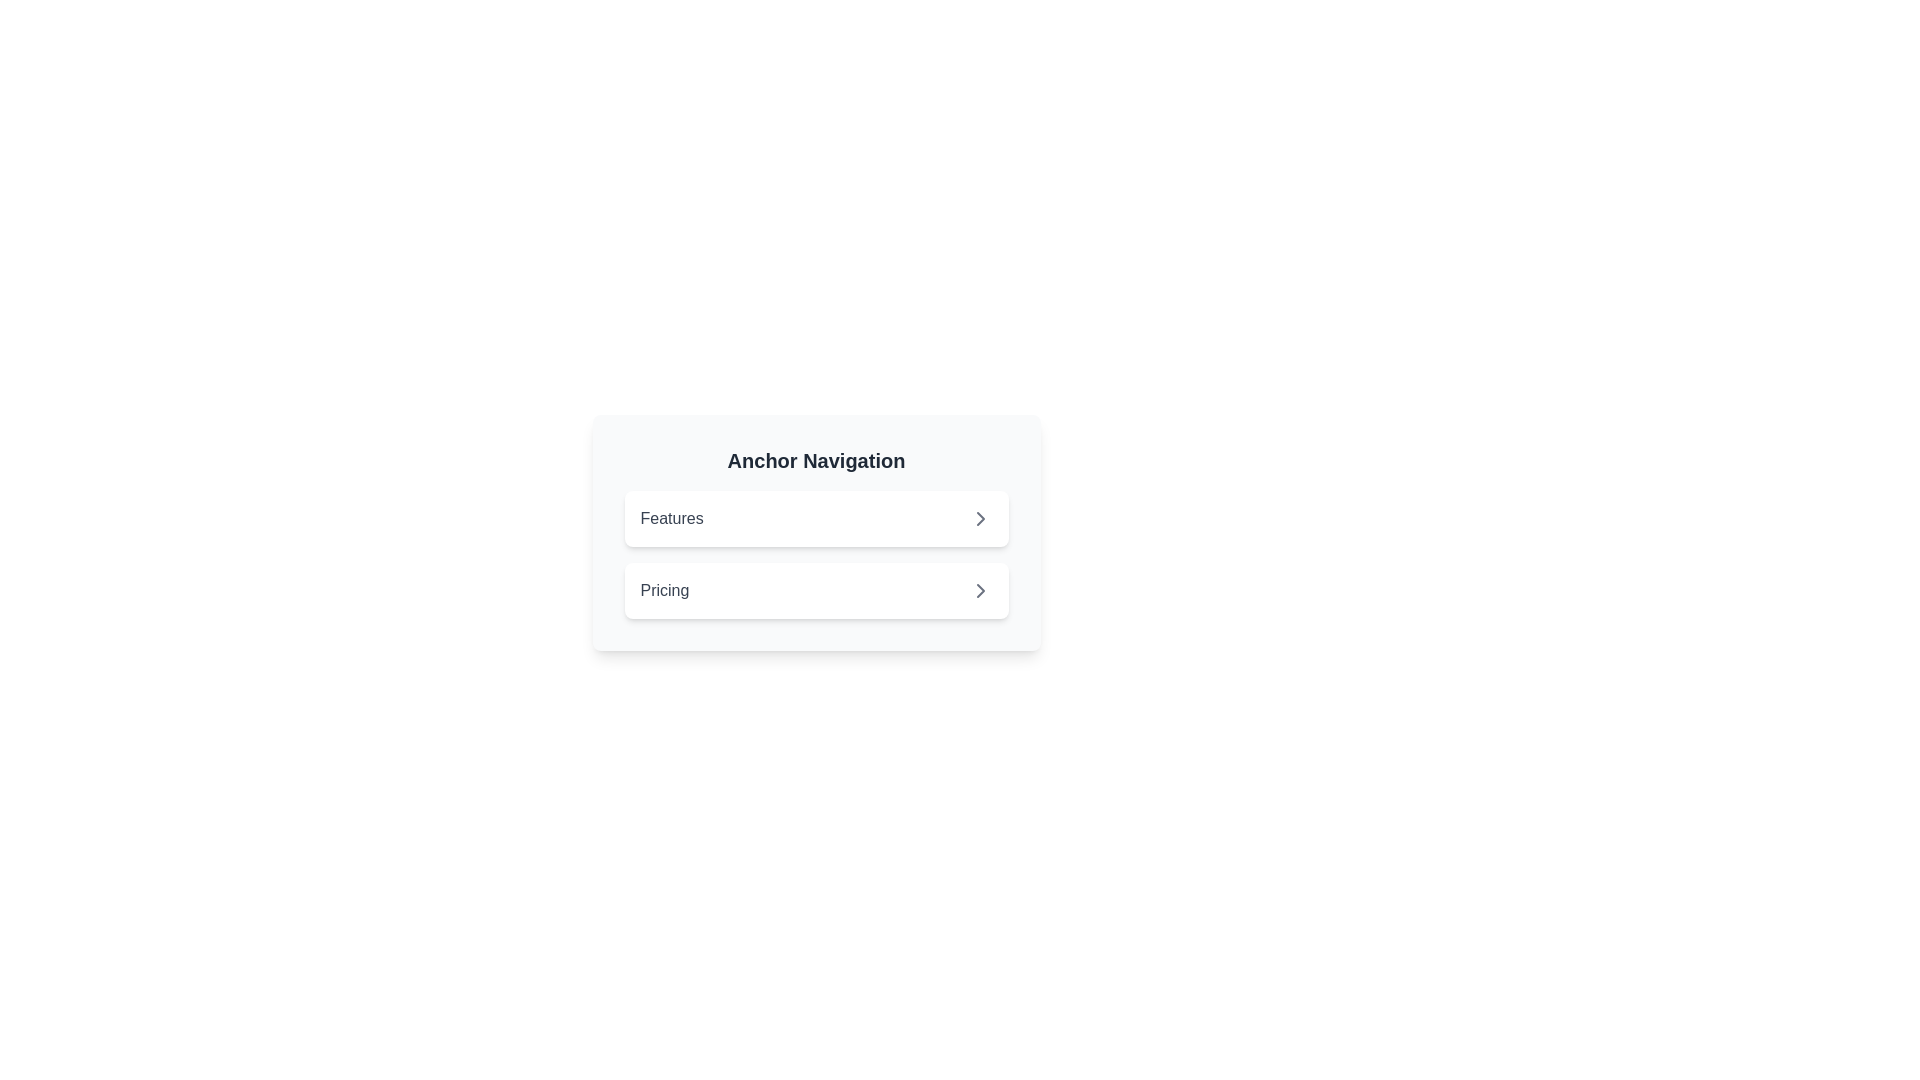  What do you see at coordinates (664, 589) in the screenshot?
I see `the Text label that serves as a description for the 'Pricing' section, positioned as the second item in a vertical list below 'Features'` at bounding box center [664, 589].